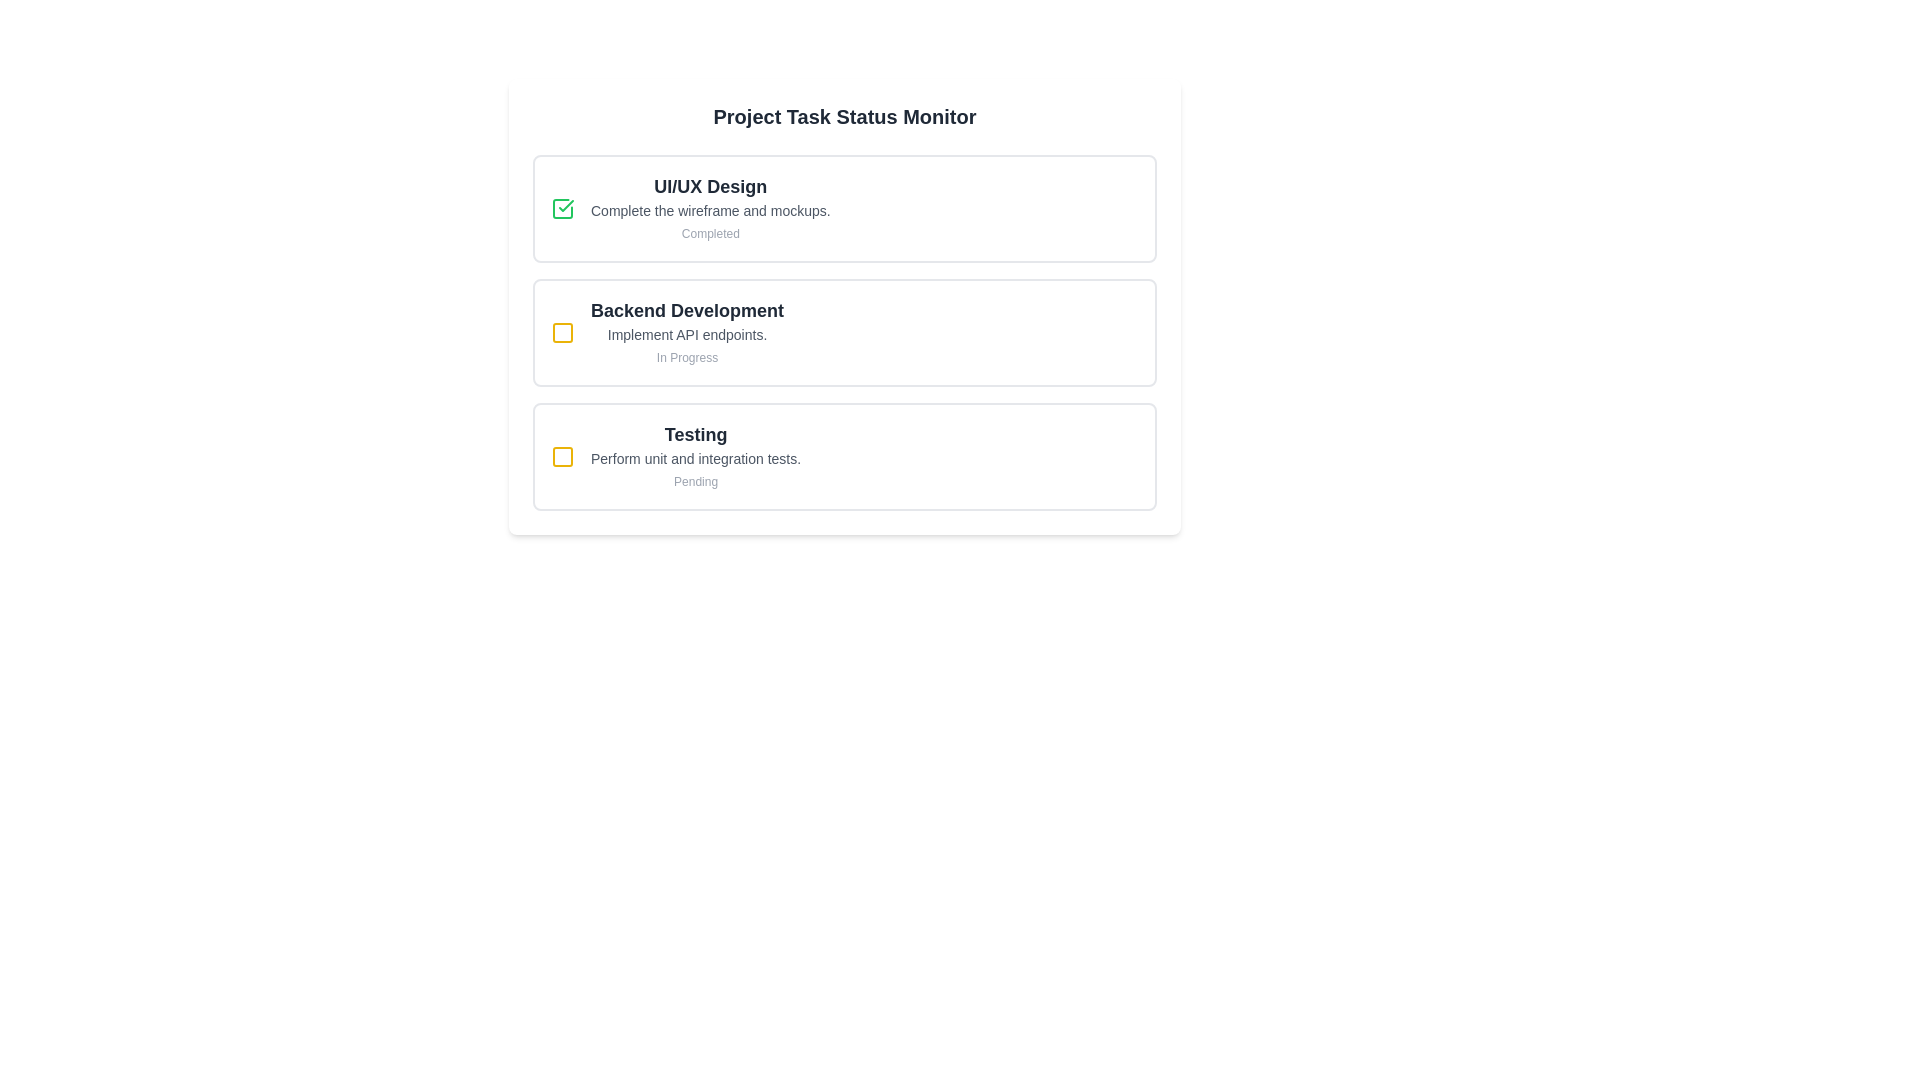  What do you see at coordinates (844, 331) in the screenshot?
I see `the Interactive task card for 'Backend Development'` at bounding box center [844, 331].